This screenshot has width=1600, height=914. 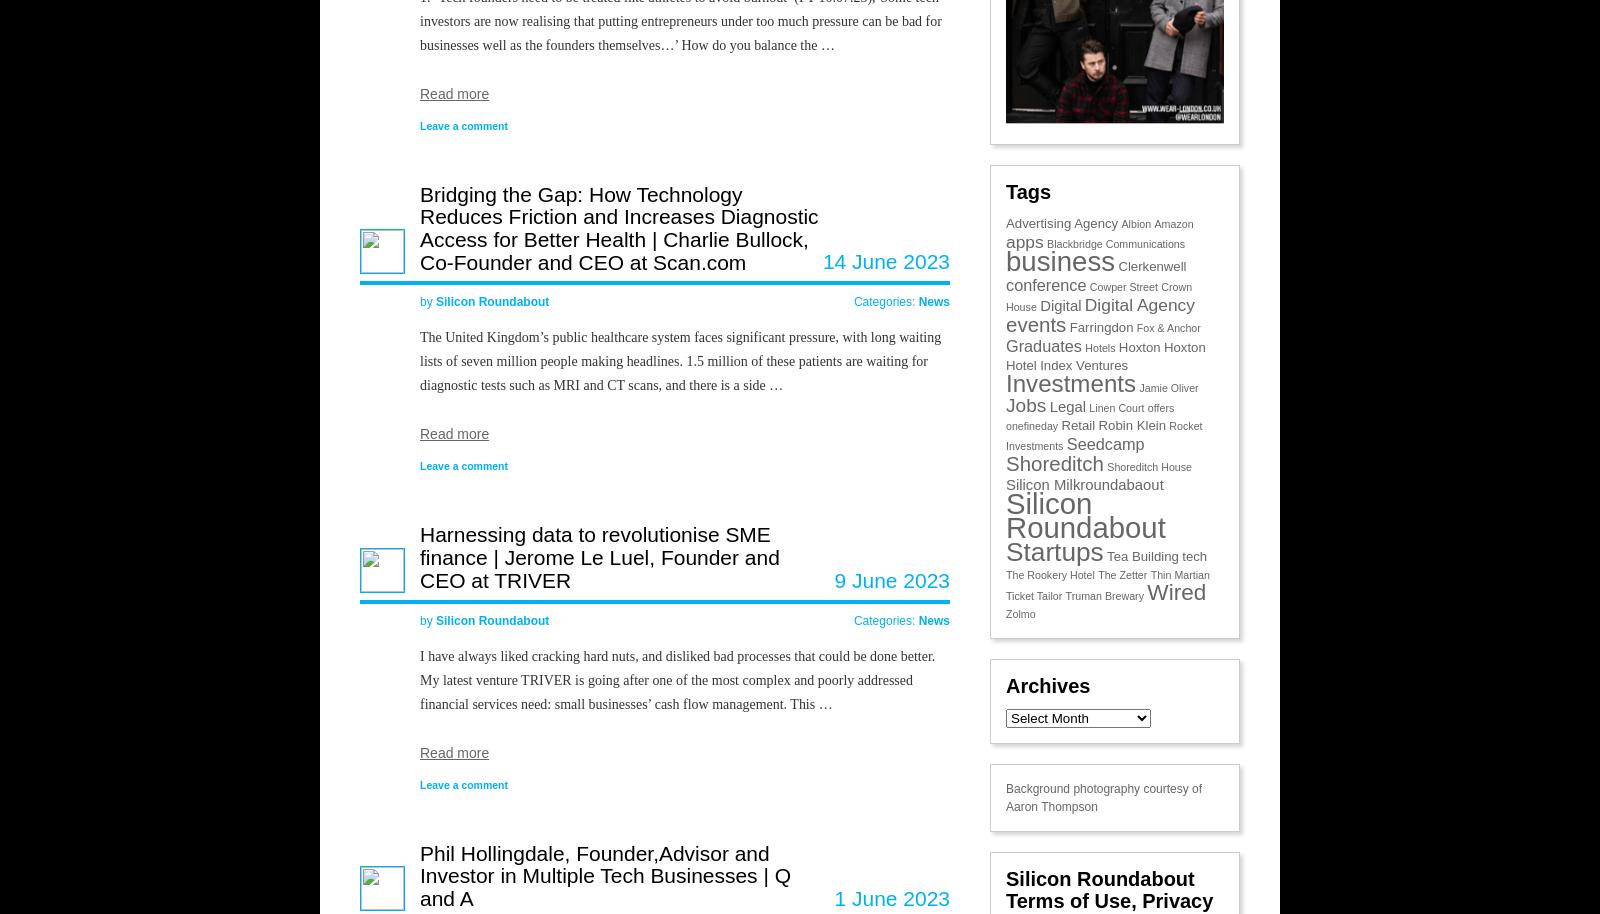 I want to click on 'Blackbridge Communications', so click(x=1116, y=242).